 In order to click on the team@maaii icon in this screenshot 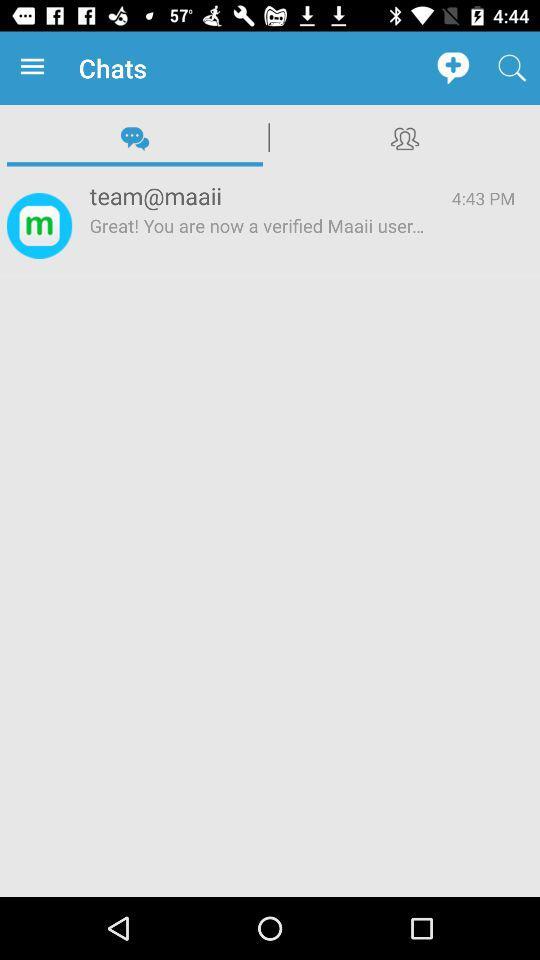, I will do `click(258, 195)`.